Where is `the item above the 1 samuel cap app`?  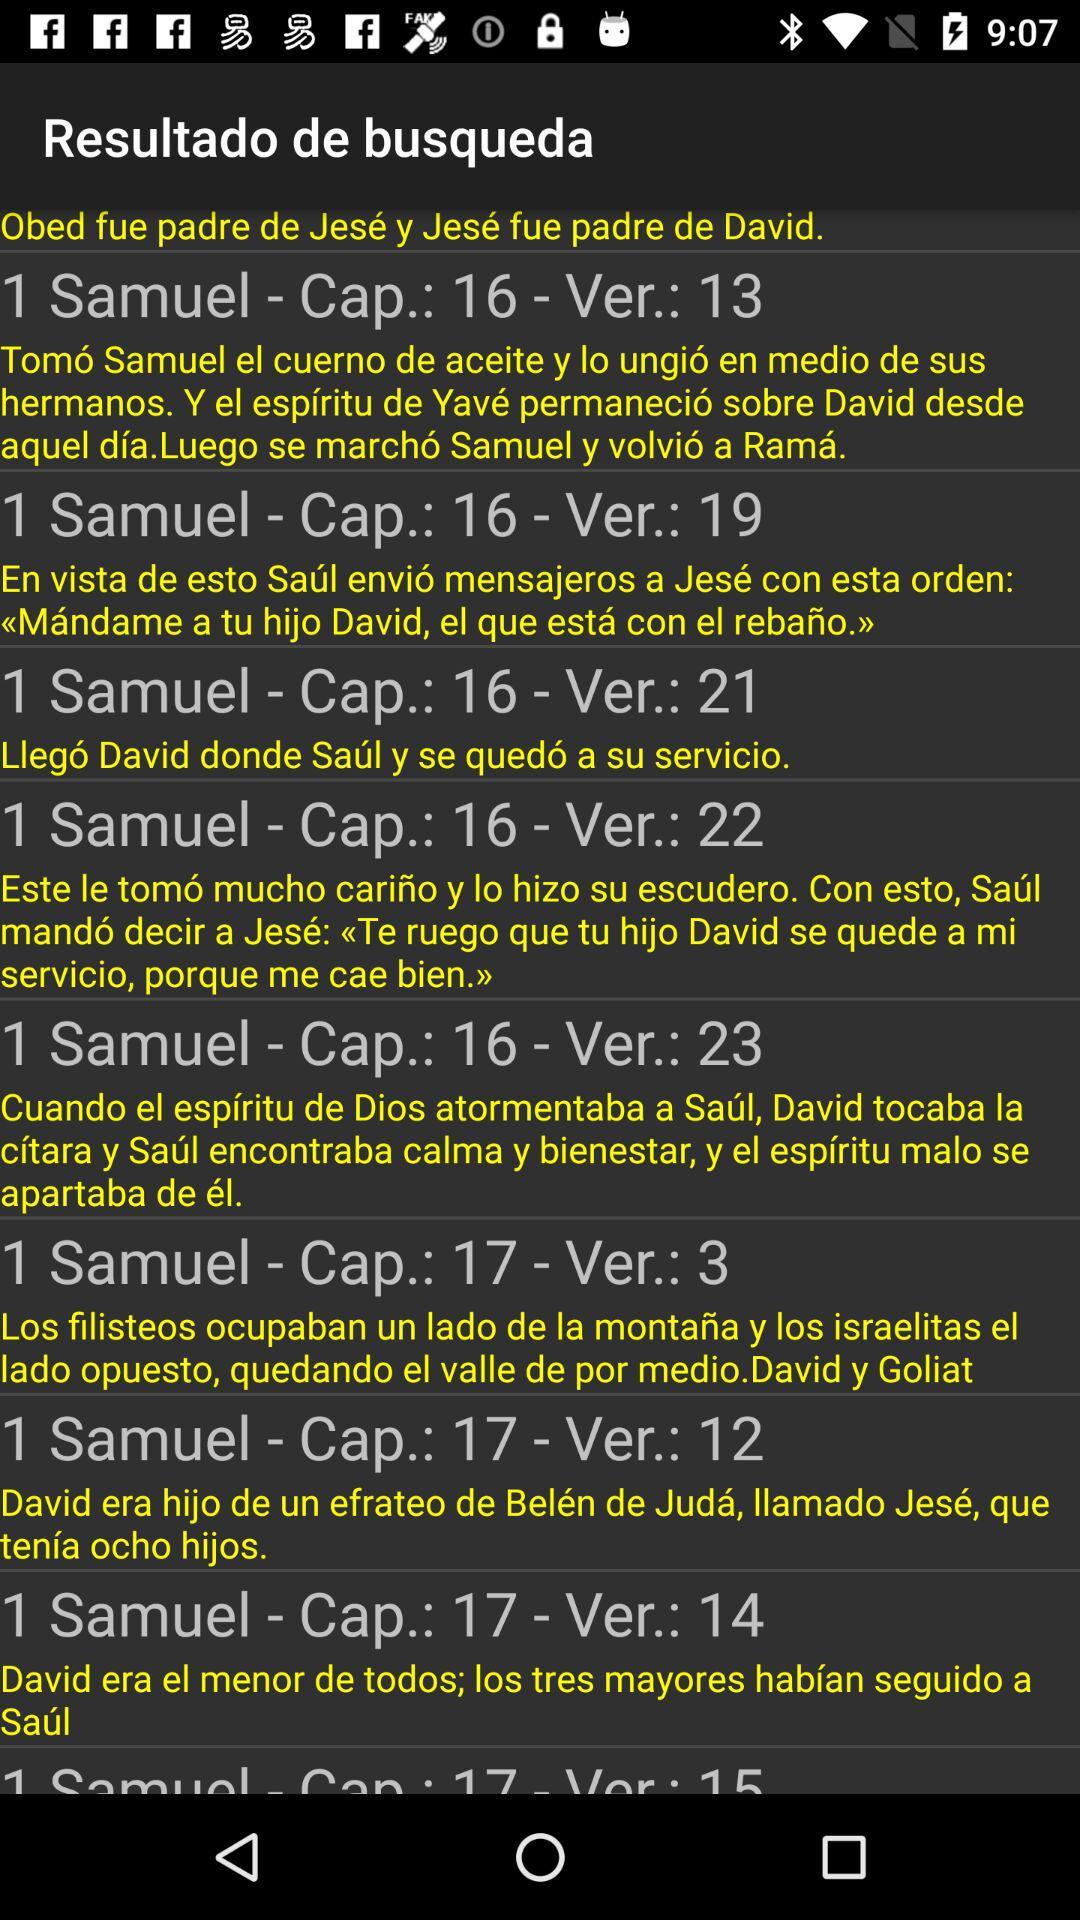 the item above the 1 samuel cap app is located at coordinates (540, 929).